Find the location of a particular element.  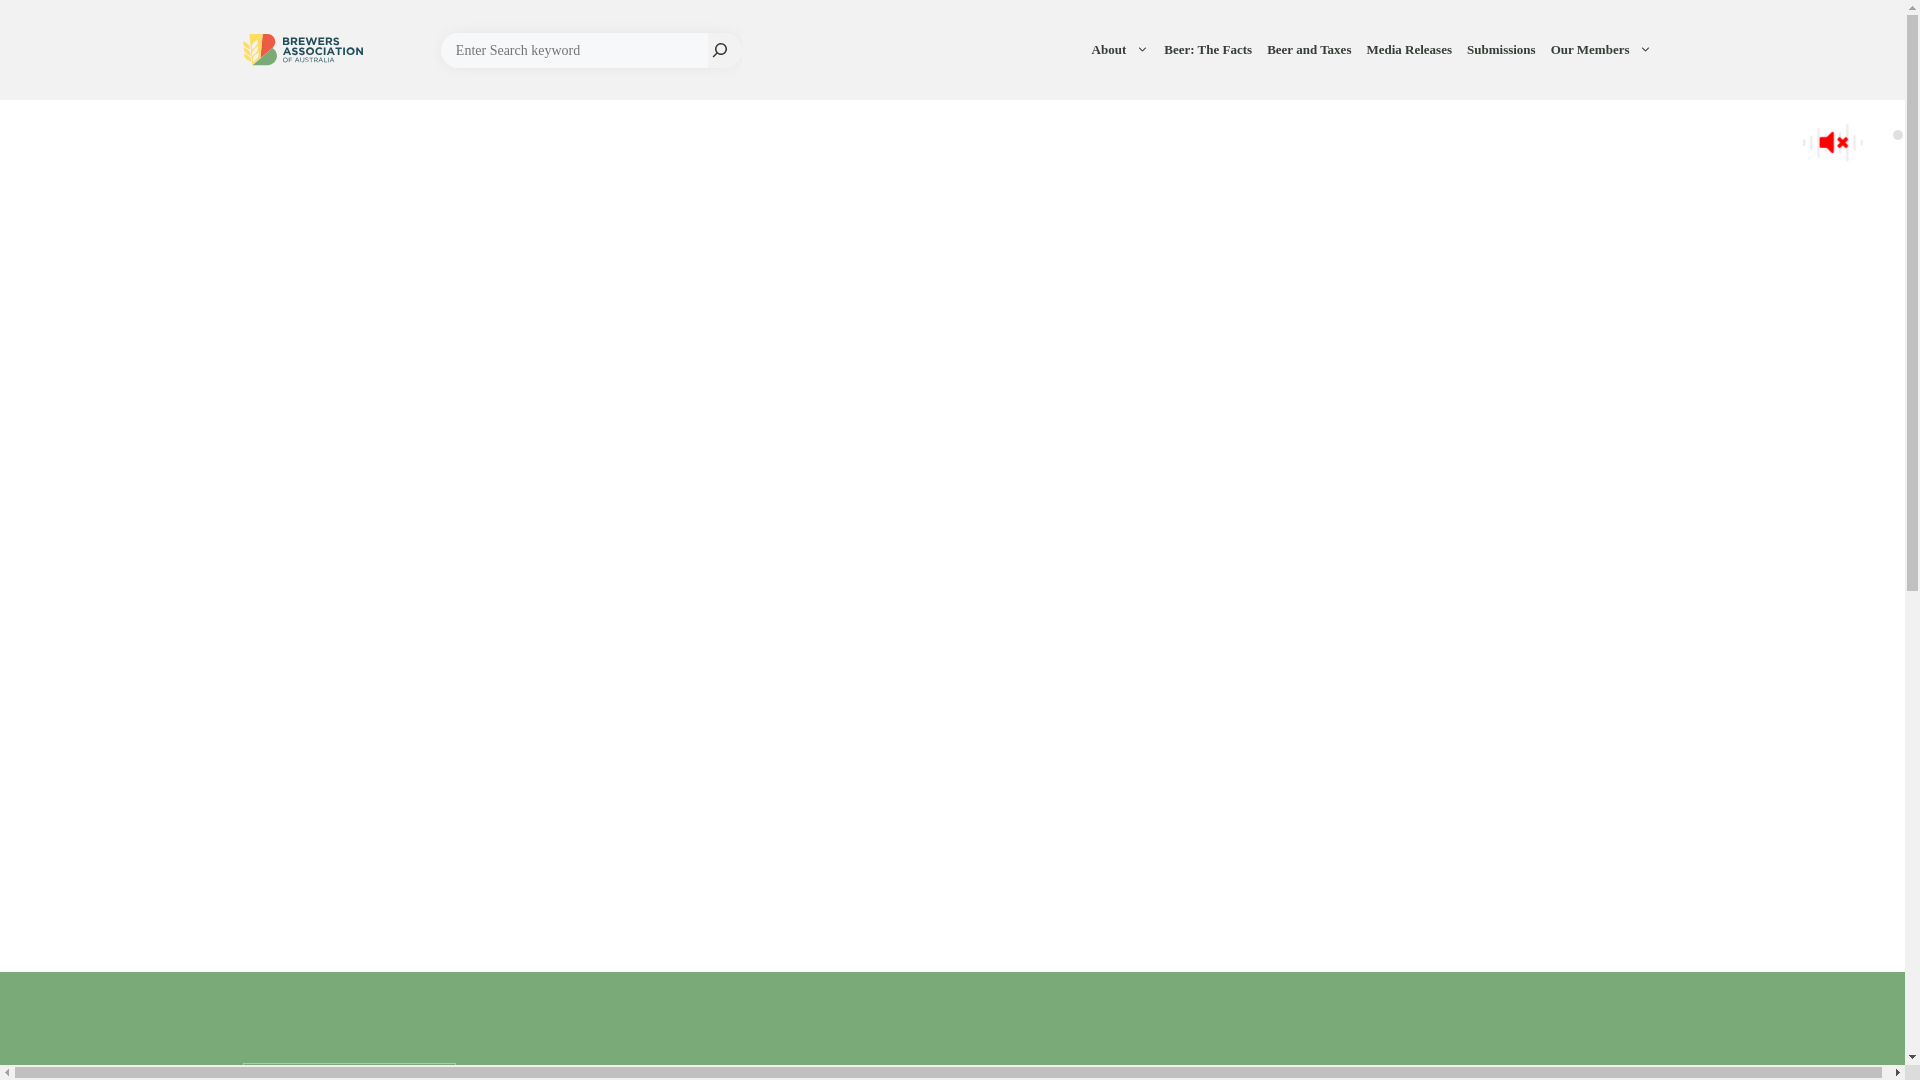

'Submissions' is located at coordinates (1503, 49).